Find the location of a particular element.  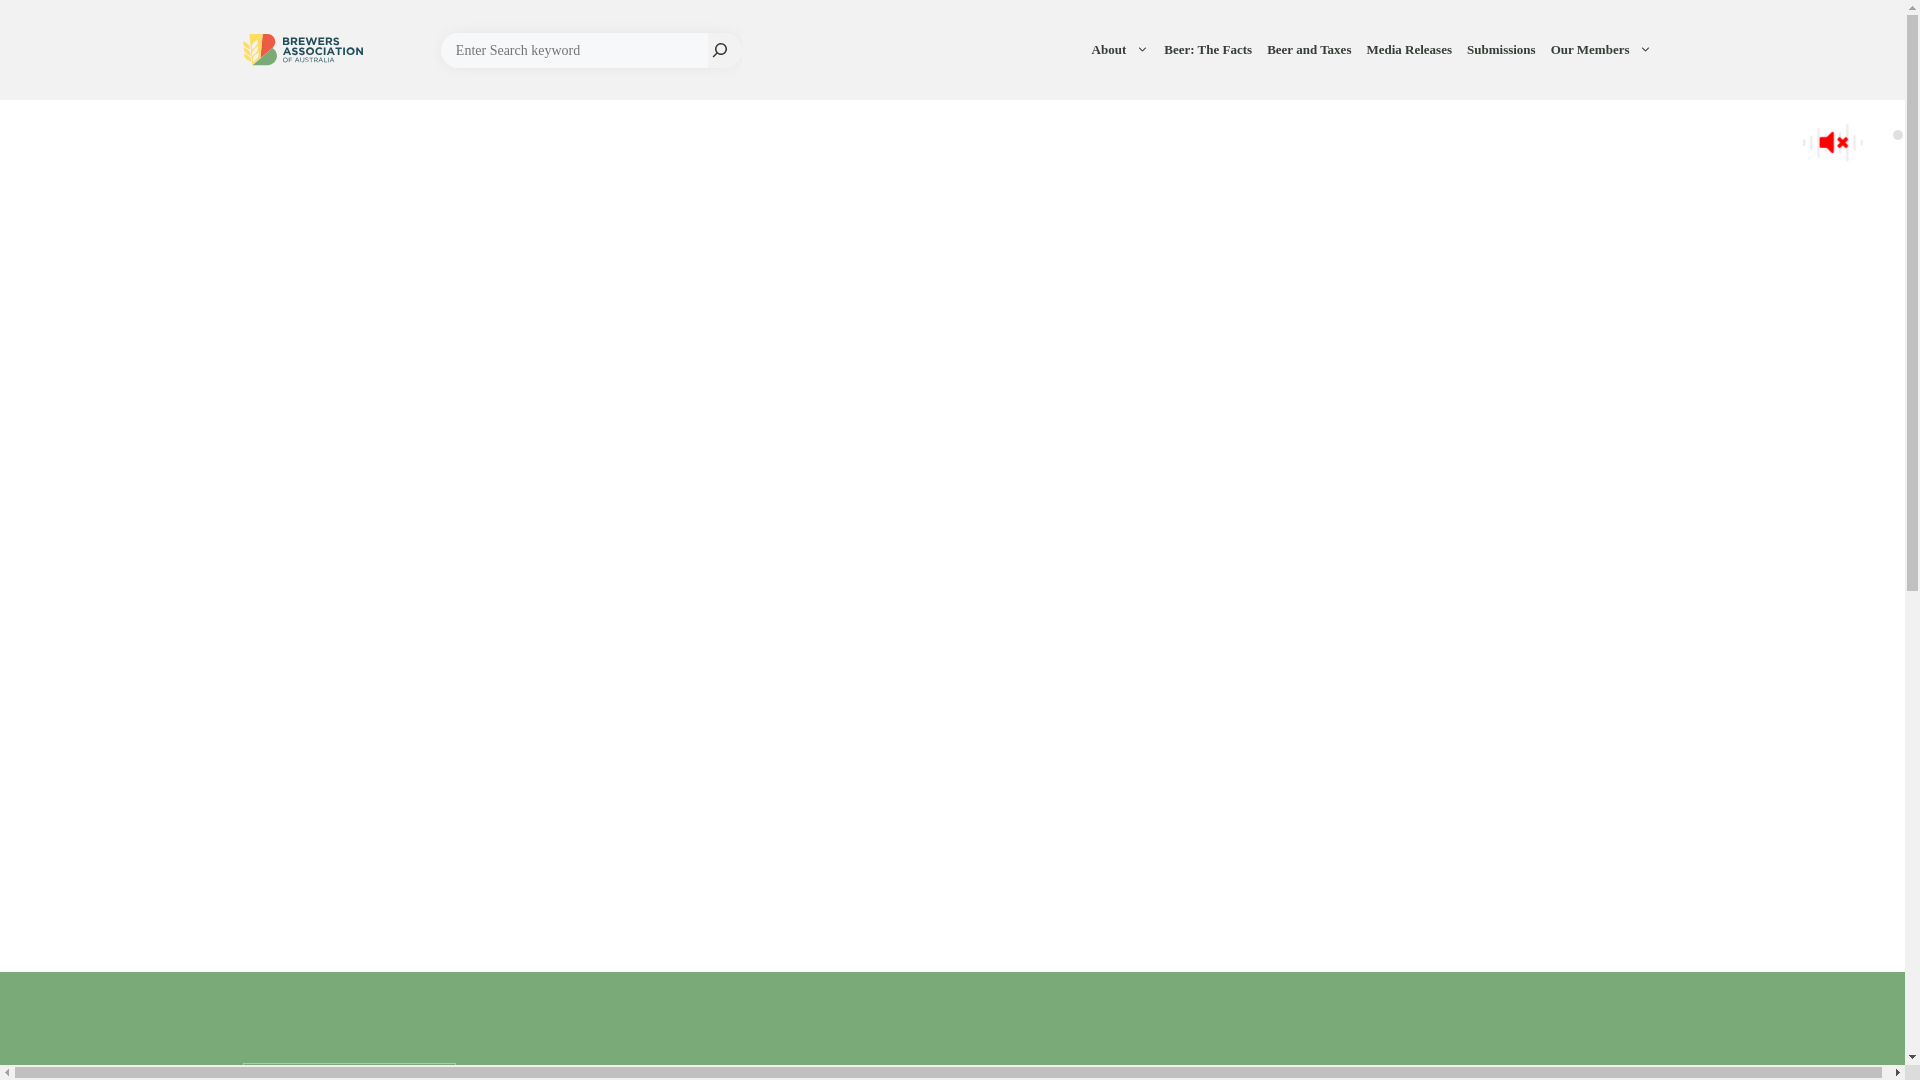

'Submissions' is located at coordinates (1503, 49).